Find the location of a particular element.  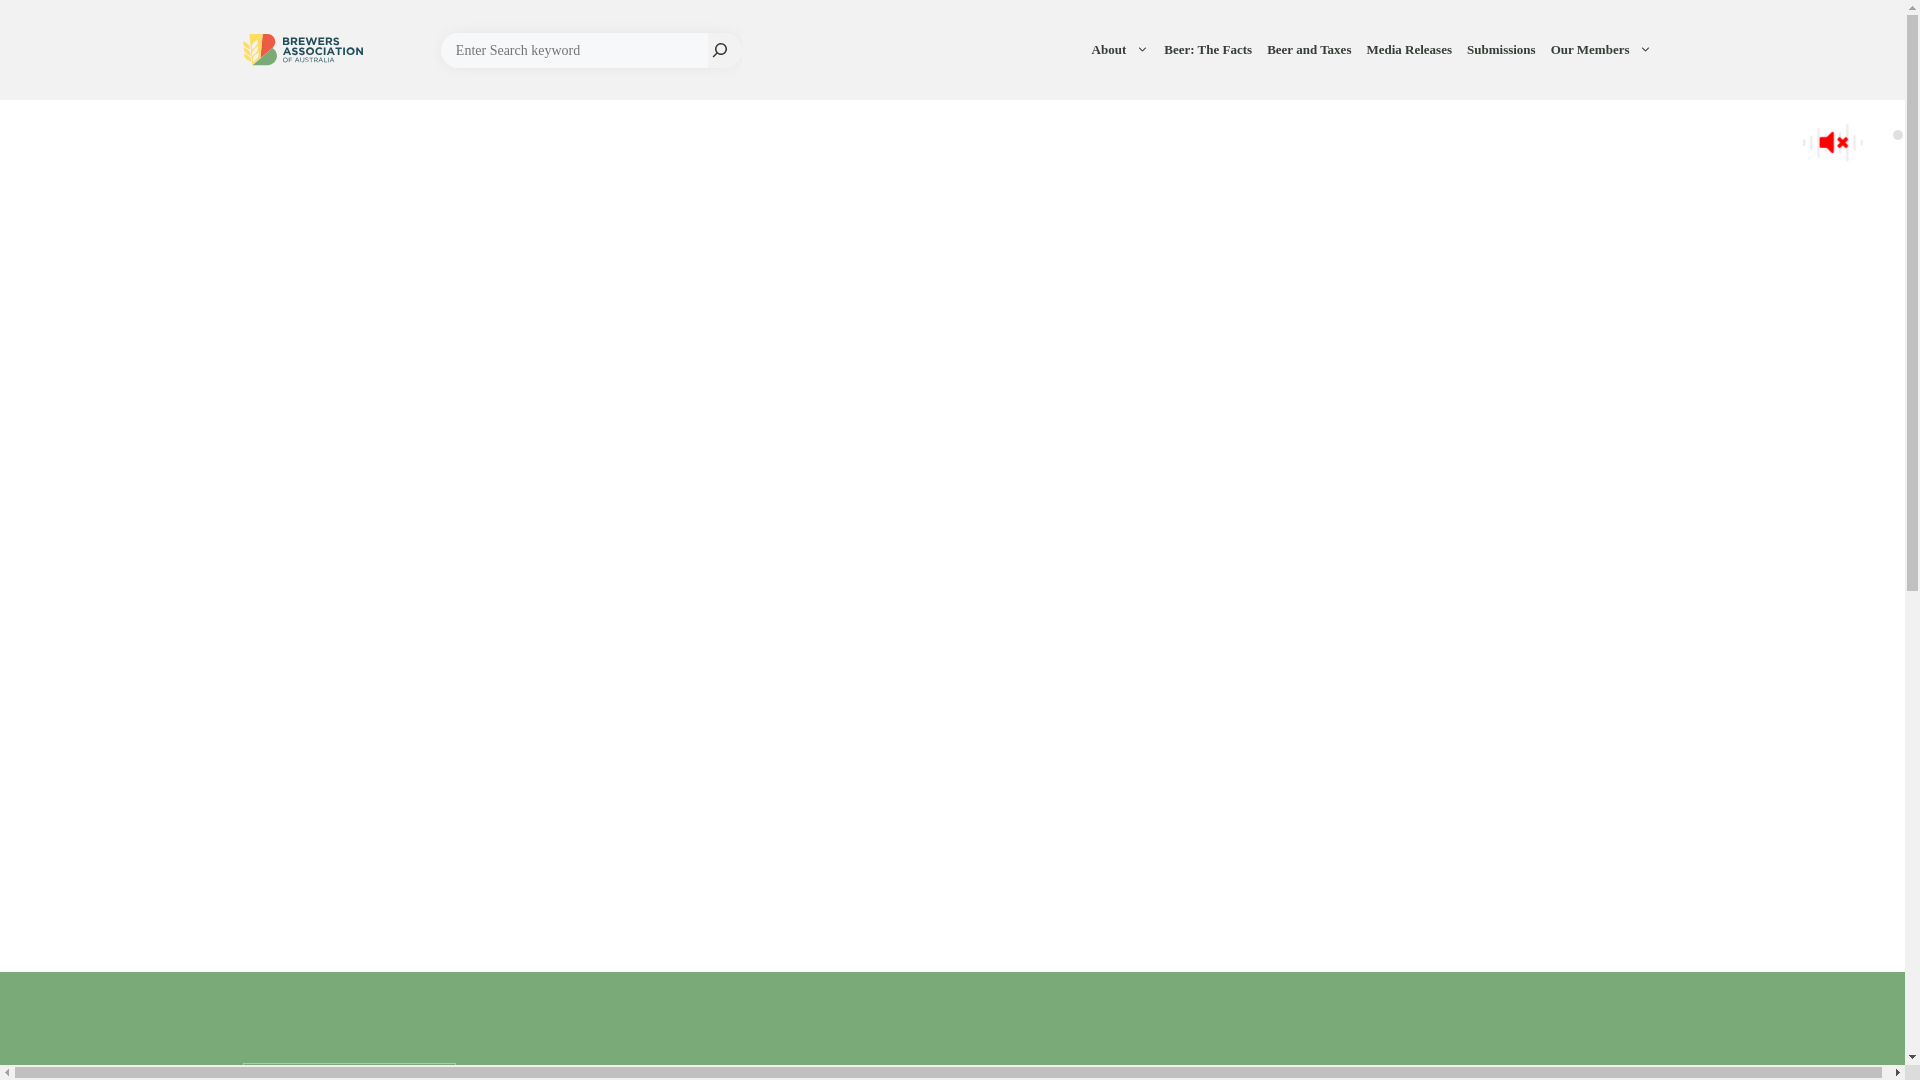

'Submissions' is located at coordinates (1503, 49).